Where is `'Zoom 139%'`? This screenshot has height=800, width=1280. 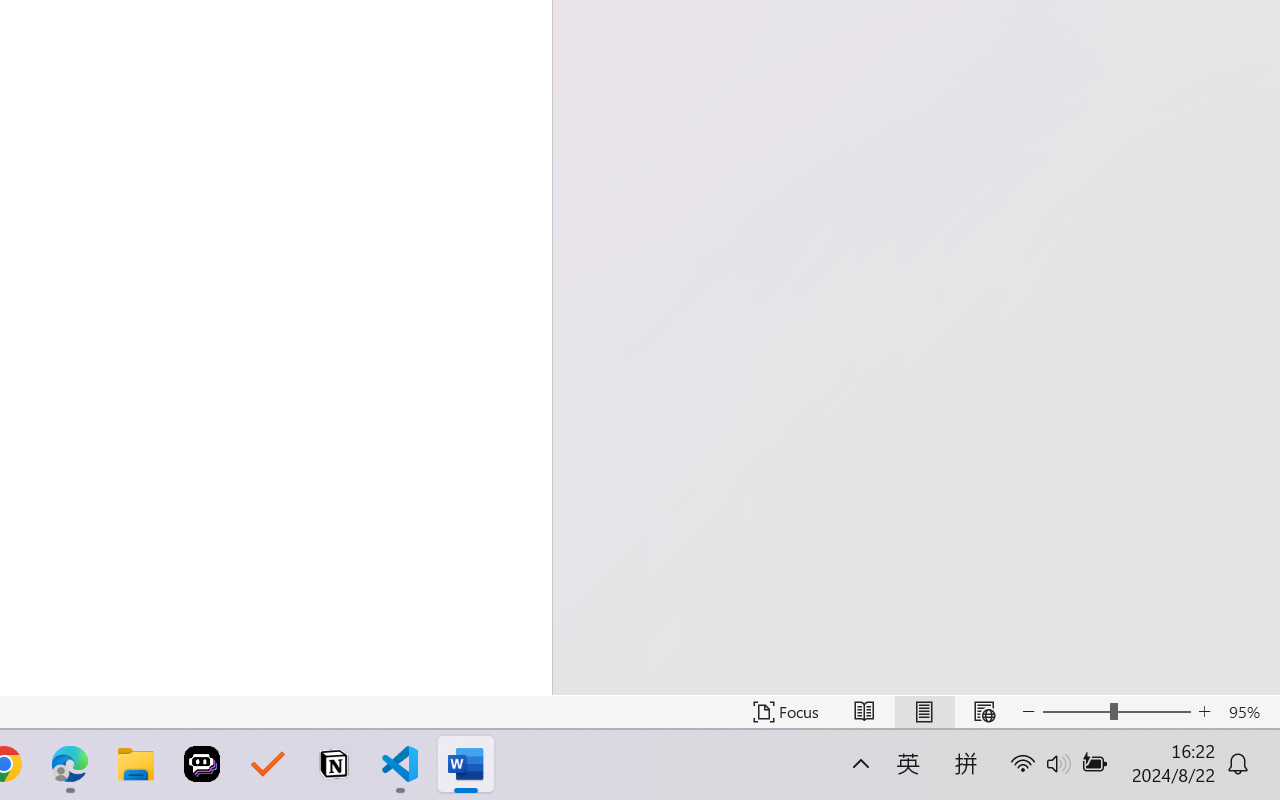
'Zoom 139%' is located at coordinates (1233, 743).